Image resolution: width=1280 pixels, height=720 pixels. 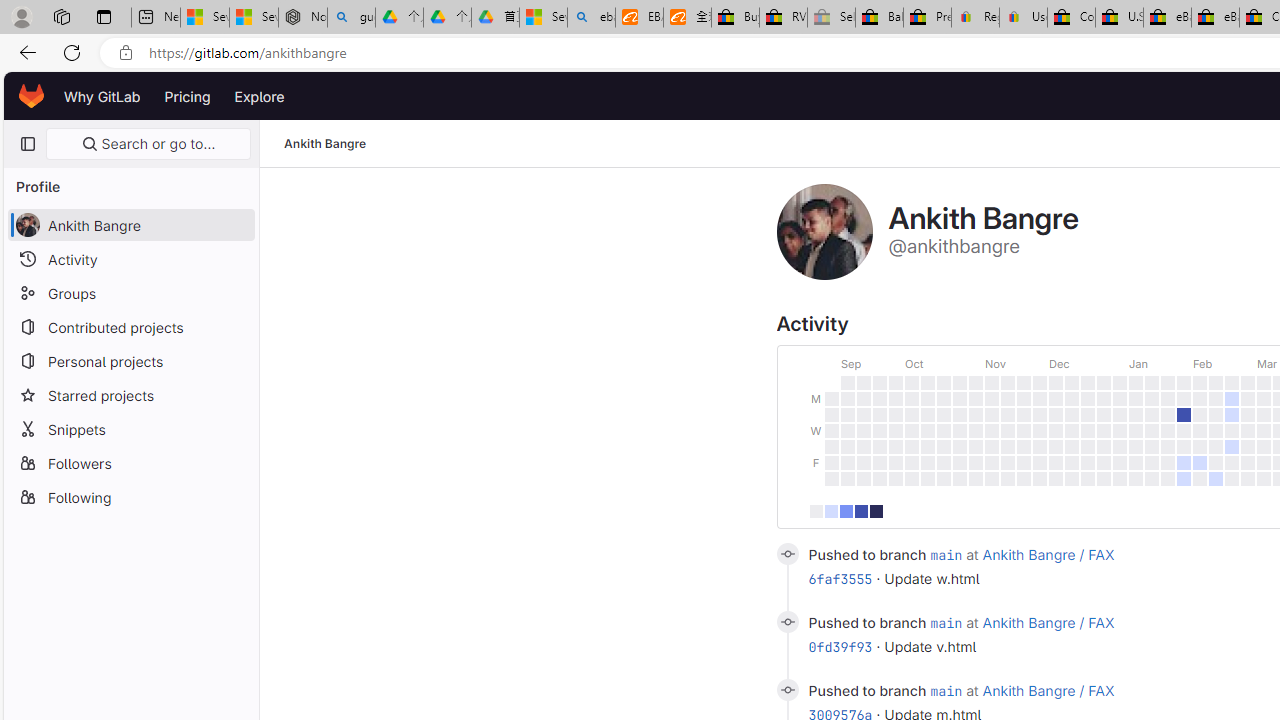 I want to click on 'ebay - Search', so click(x=591, y=17).